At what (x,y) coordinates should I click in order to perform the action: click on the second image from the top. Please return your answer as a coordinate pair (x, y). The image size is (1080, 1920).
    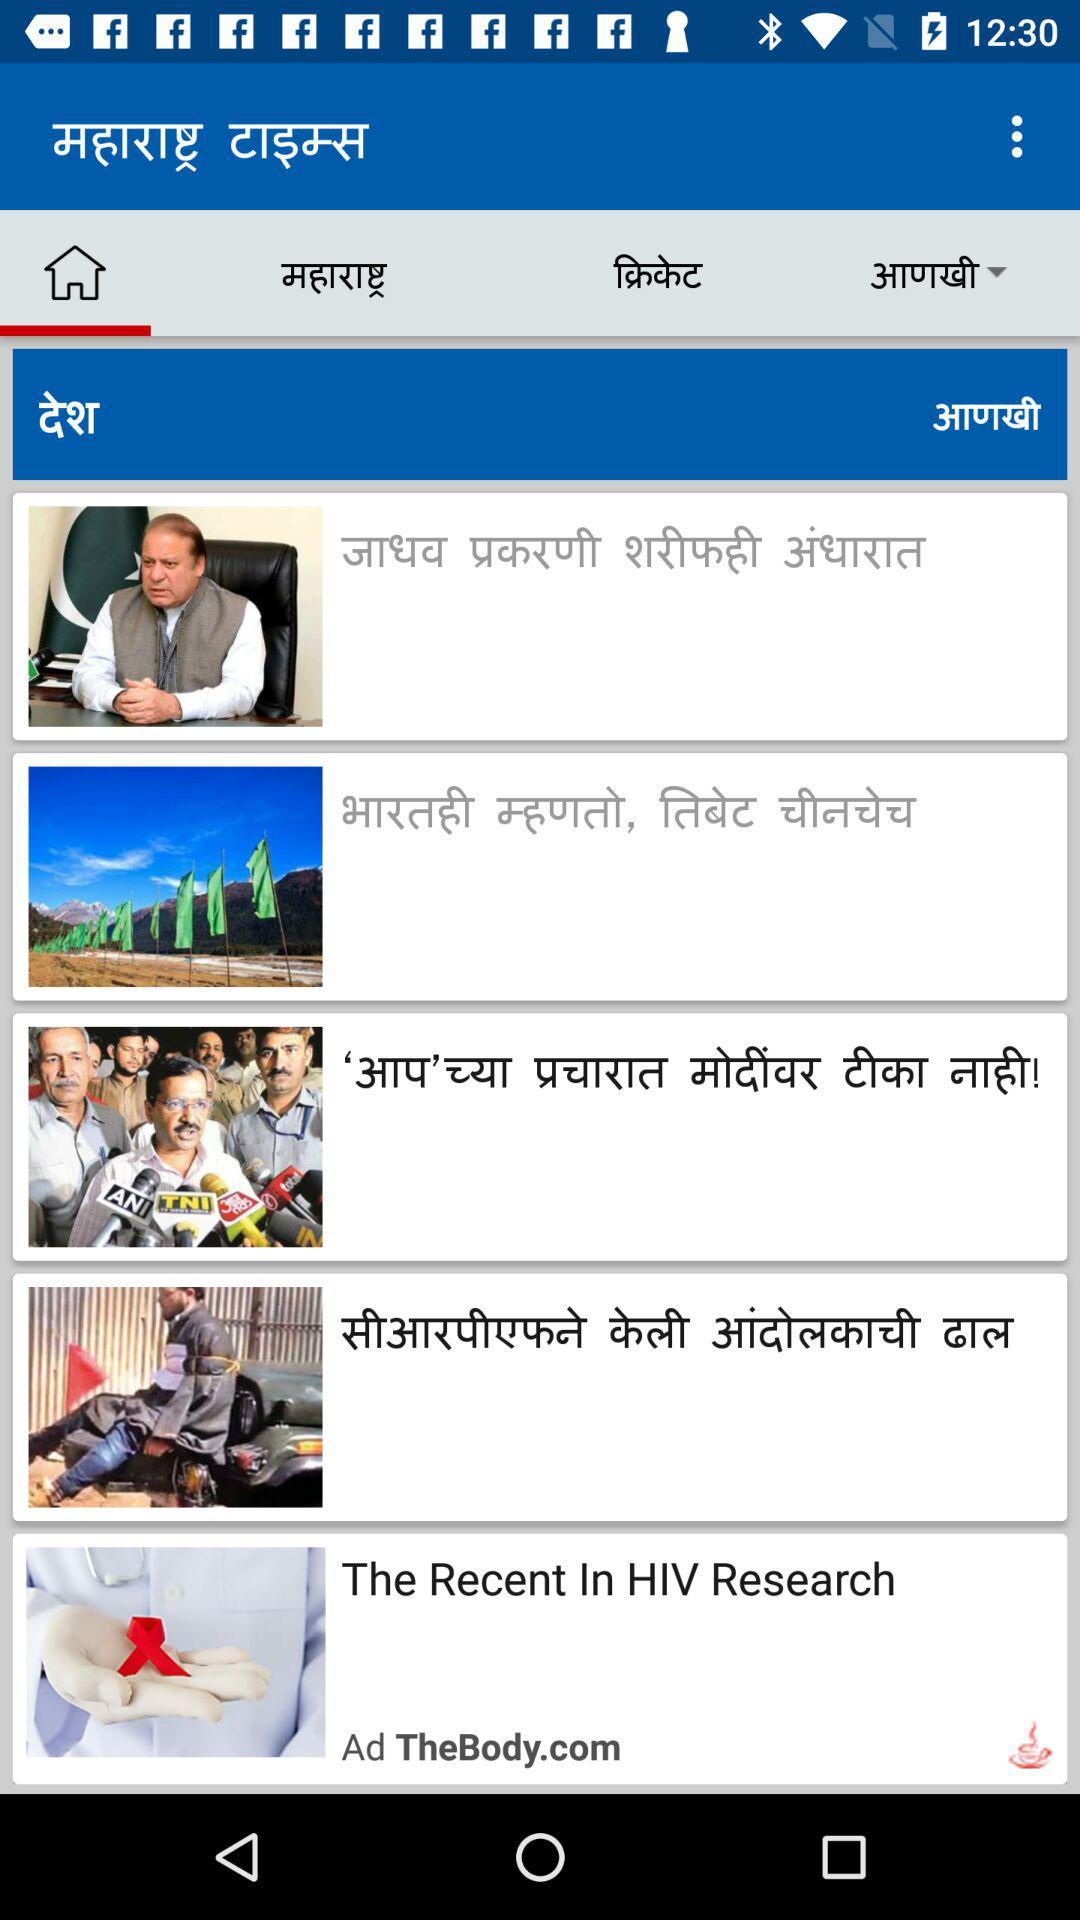
    Looking at the image, I should click on (175, 877).